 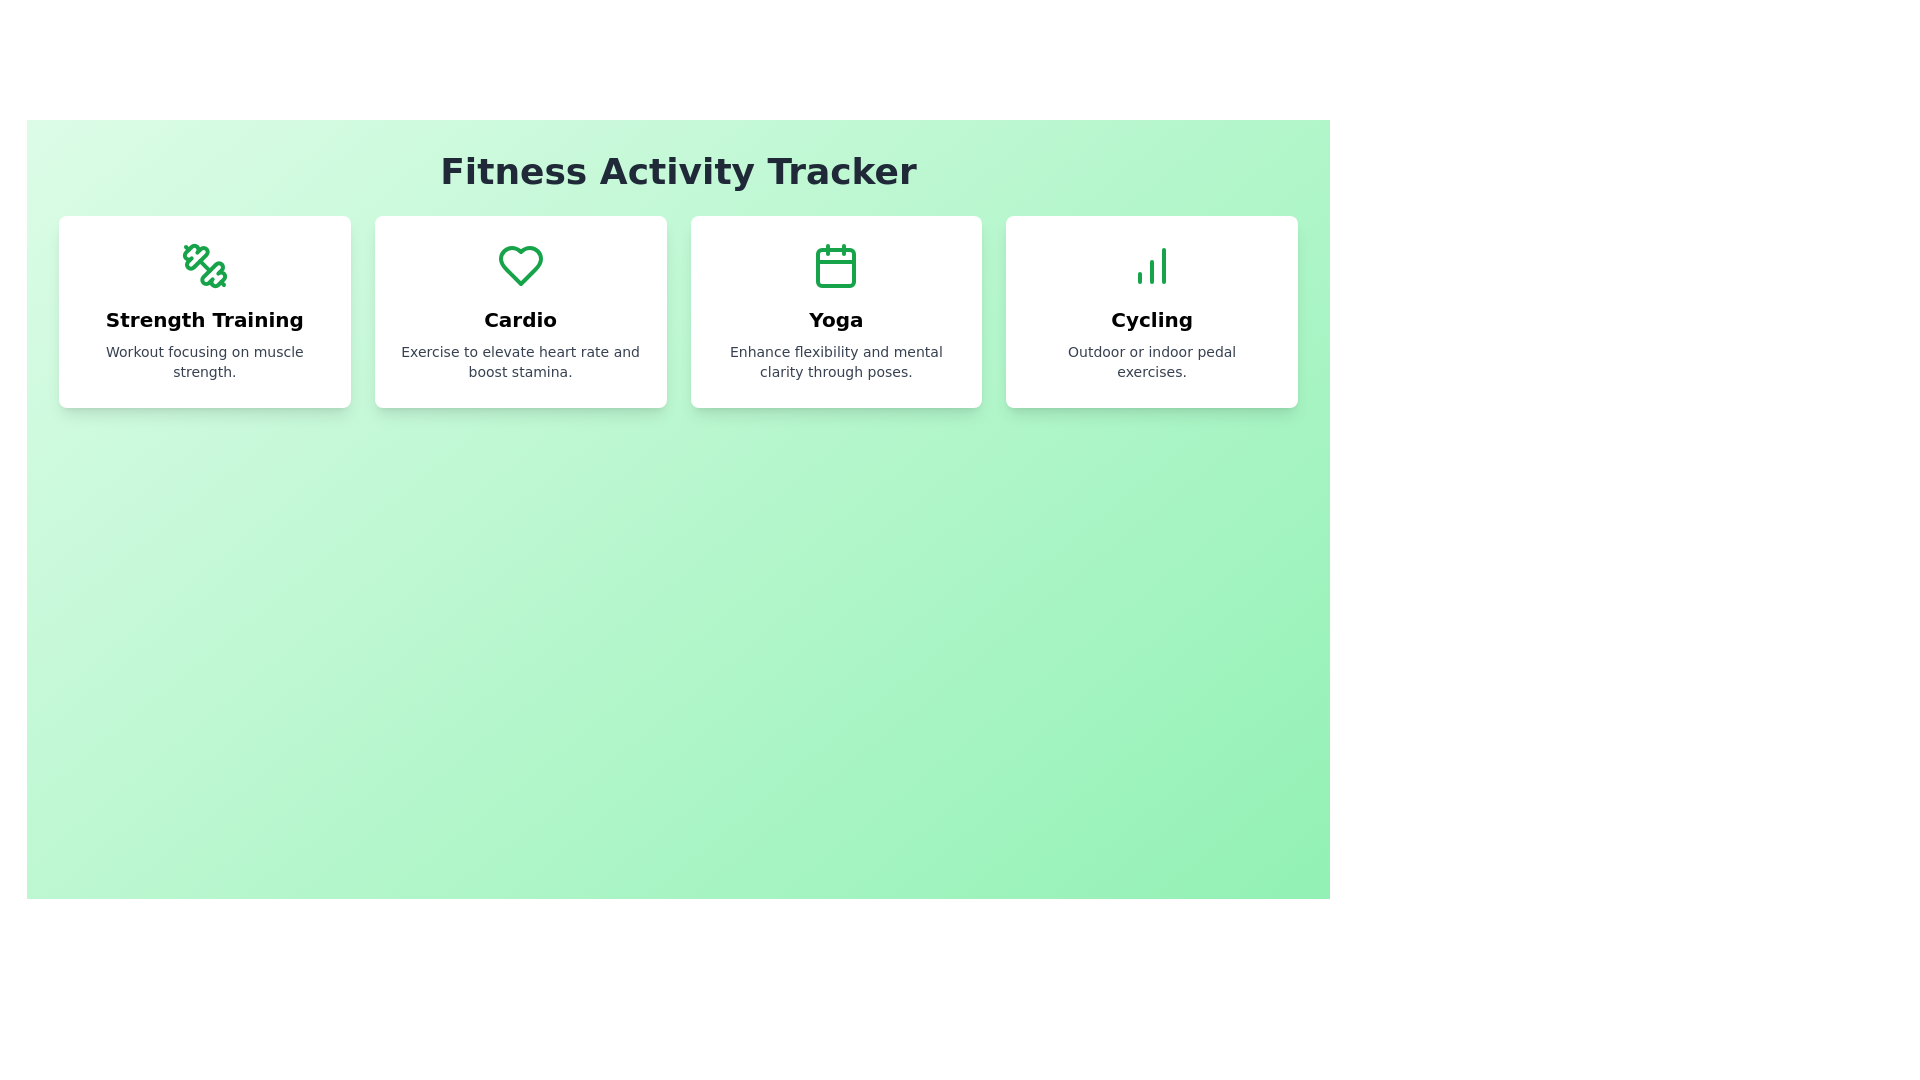 I want to click on bold, large font Static Text Label displaying 'Strength Training' to understand the purpose of the card it is centered in, so click(x=204, y=319).